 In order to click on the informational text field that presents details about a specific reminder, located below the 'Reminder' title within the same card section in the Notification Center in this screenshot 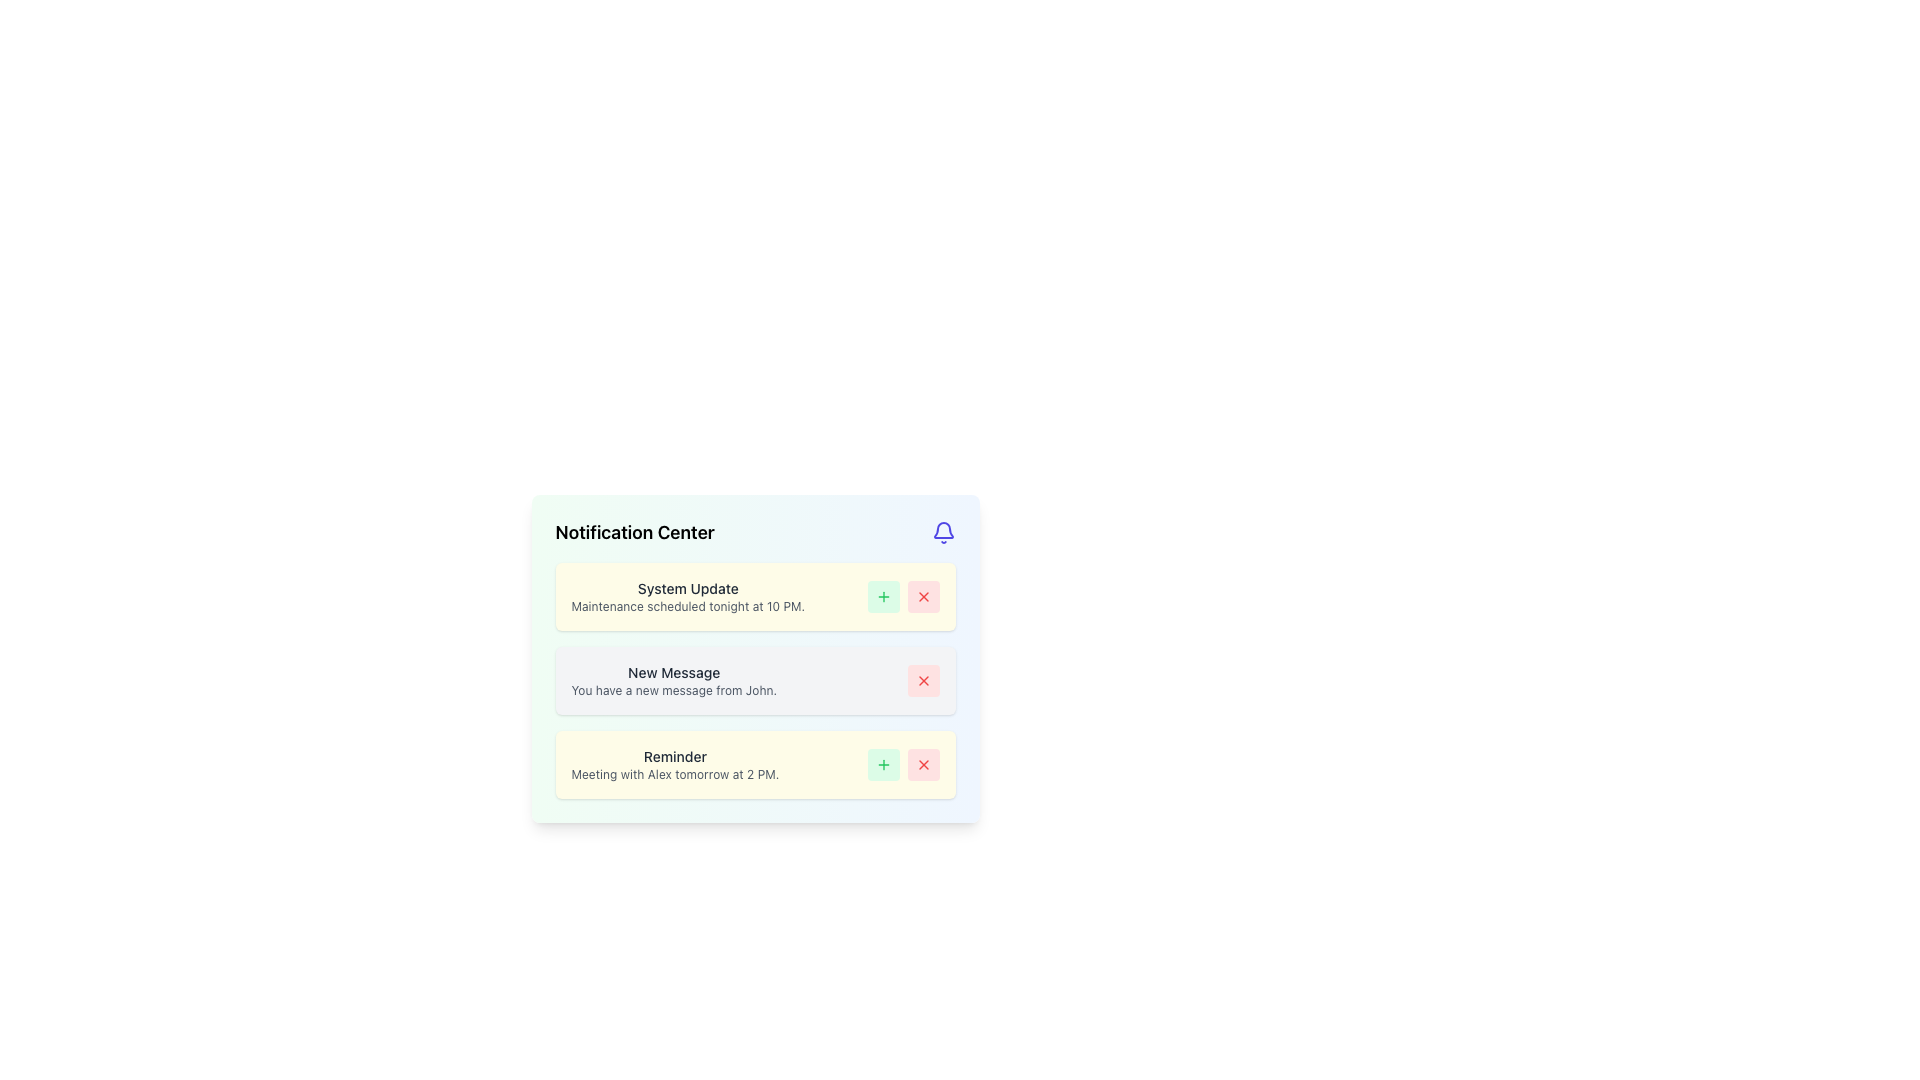, I will do `click(675, 774)`.